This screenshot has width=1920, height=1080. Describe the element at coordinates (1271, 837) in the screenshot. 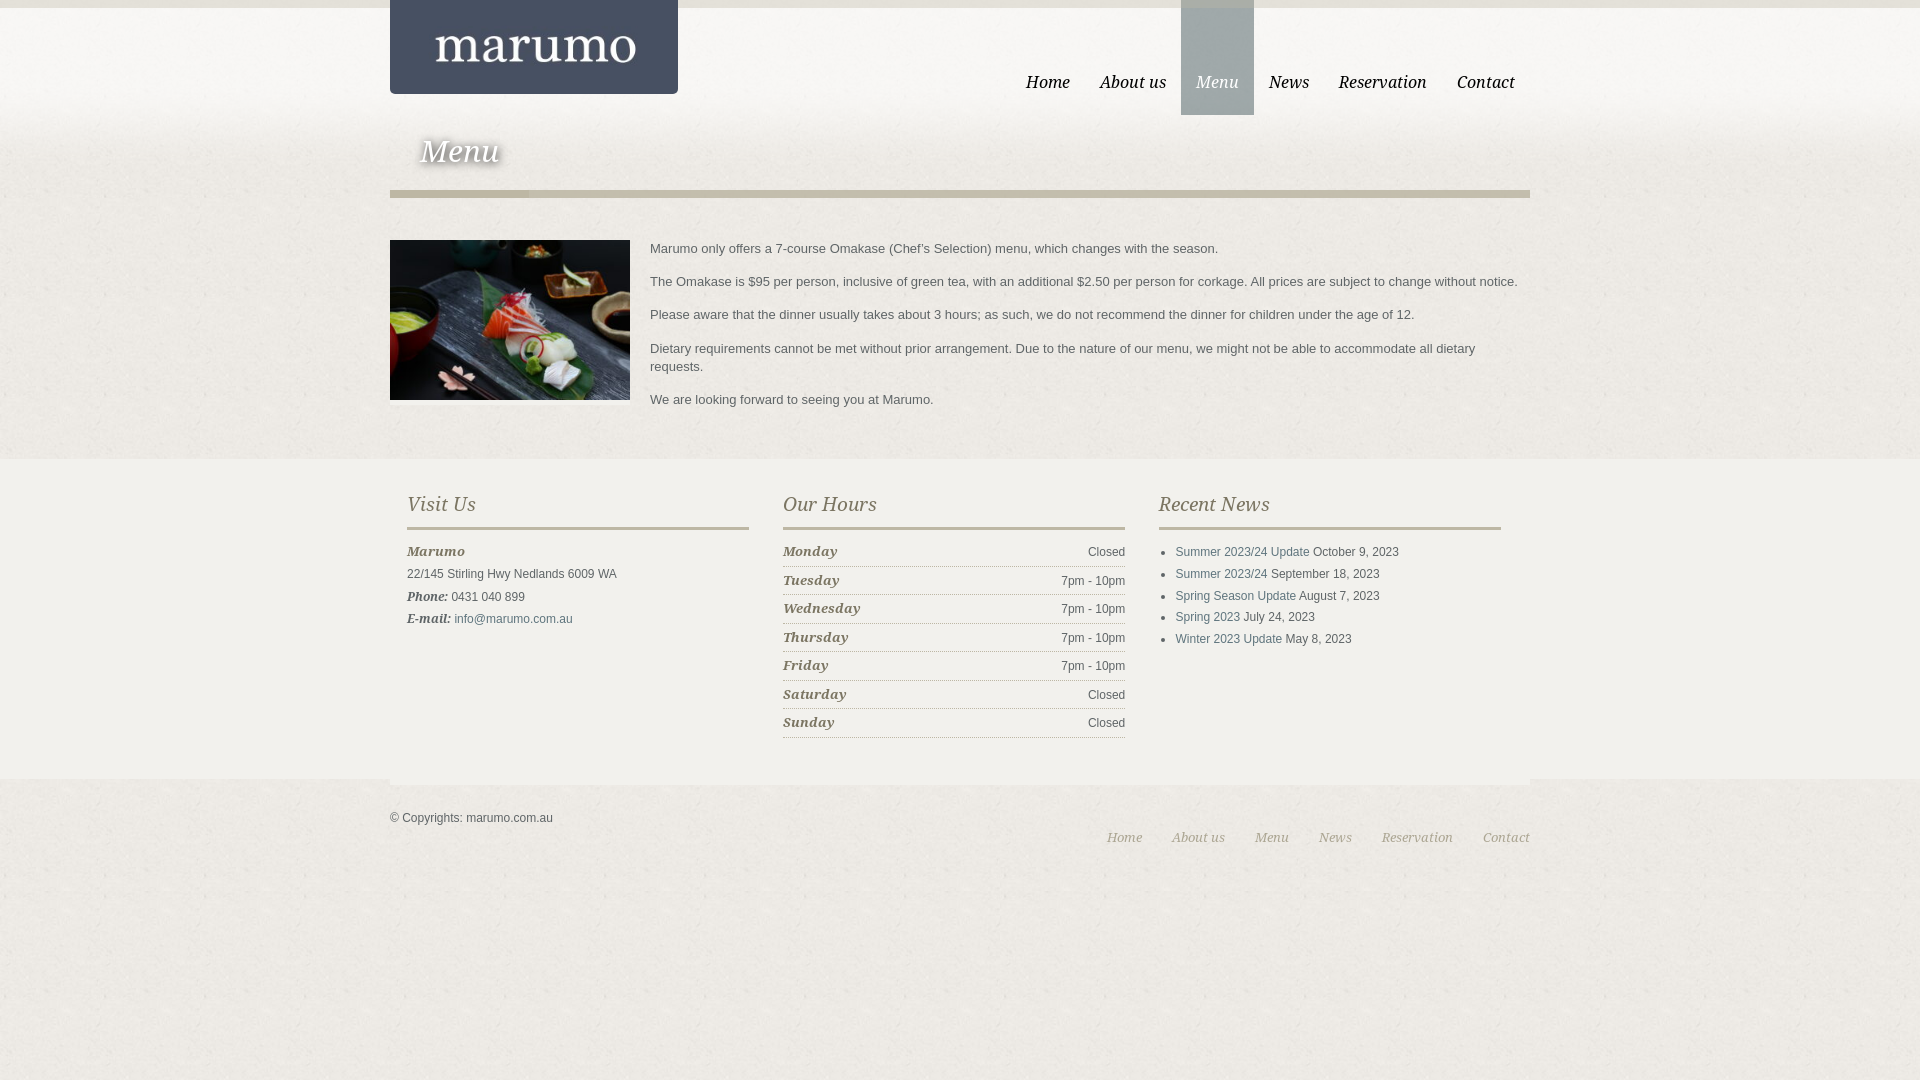

I see `'Menu'` at that location.